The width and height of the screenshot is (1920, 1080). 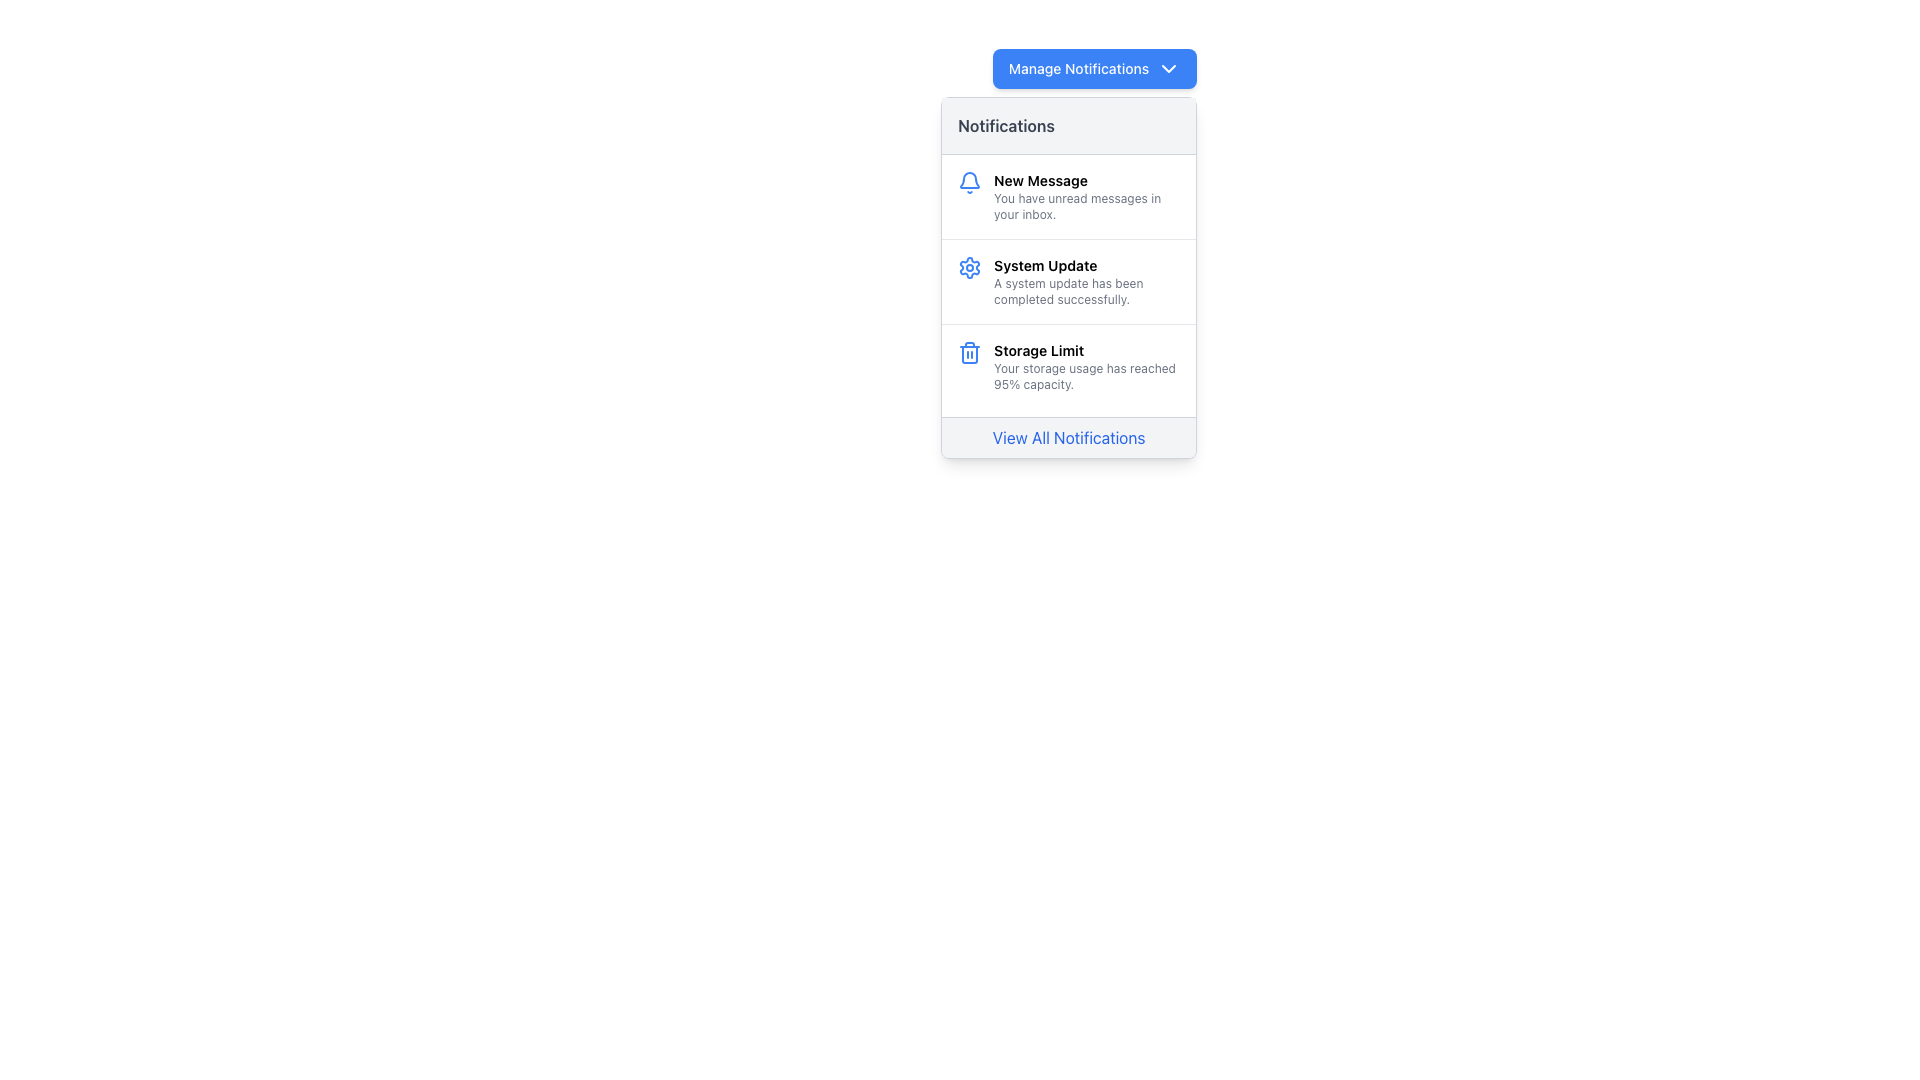 I want to click on the first notification entry that informs the user about unread messages in their inbox, located below the 'Notifications' heading, so click(x=1068, y=196).